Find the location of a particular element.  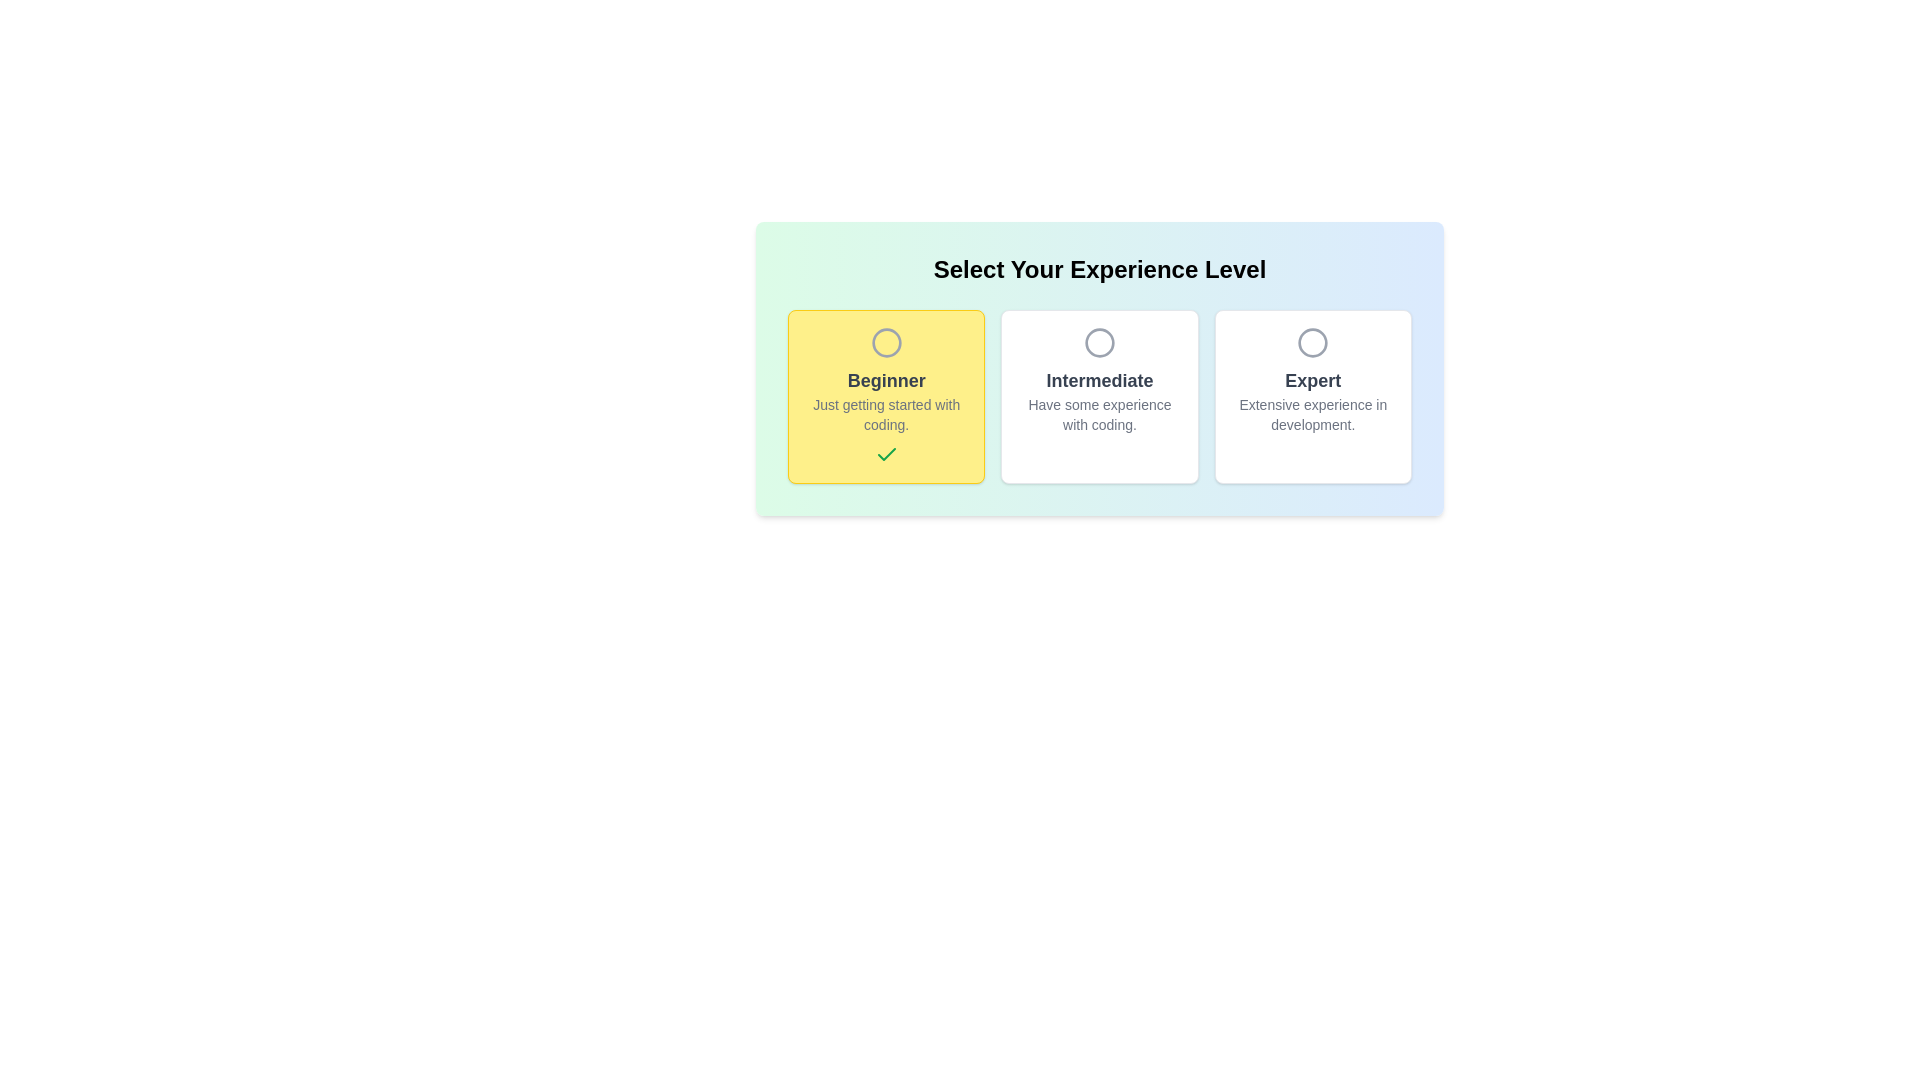

descriptive text that clarifies the meaning or requirements of the 'Intermediate' option located below the heading 'Intermediate' in the centered panel is located at coordinates (1098, 414).